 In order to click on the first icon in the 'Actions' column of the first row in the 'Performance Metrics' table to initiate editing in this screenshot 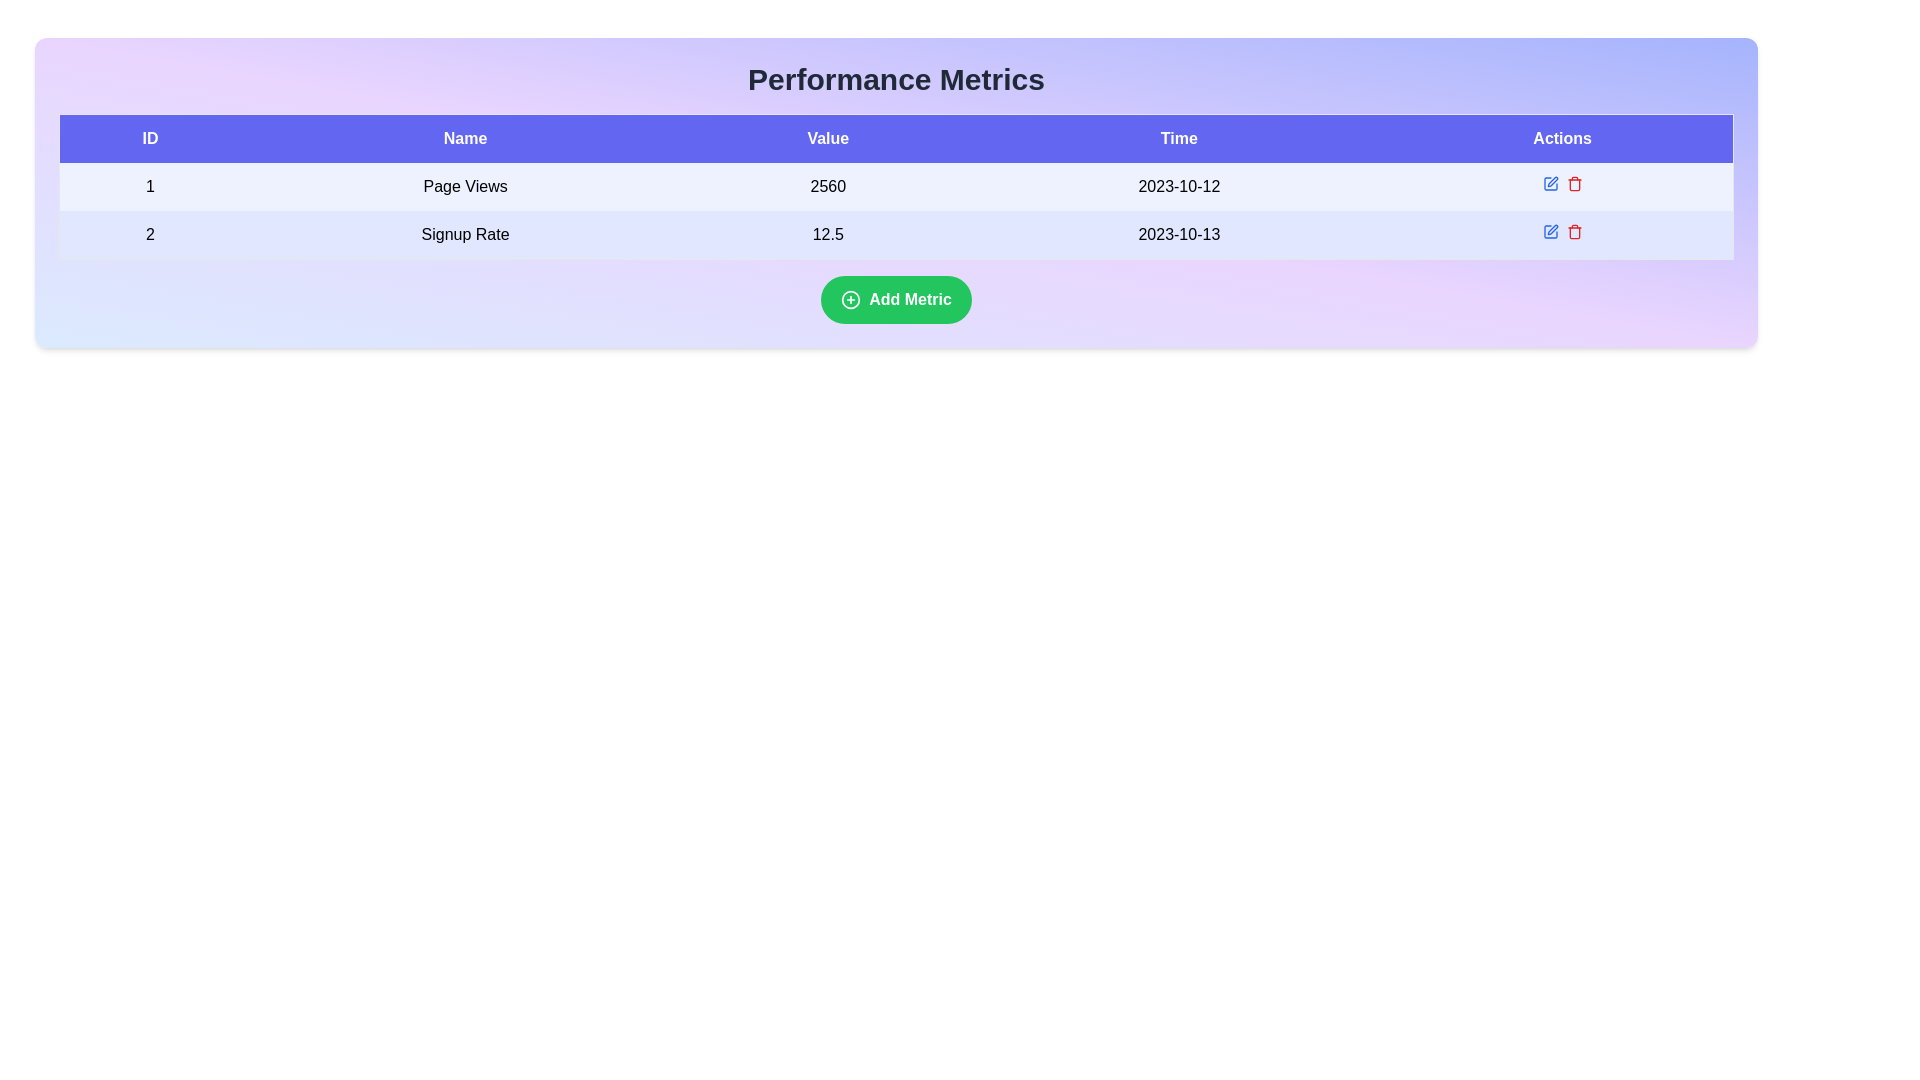, I will do `click(1549, 184)`.